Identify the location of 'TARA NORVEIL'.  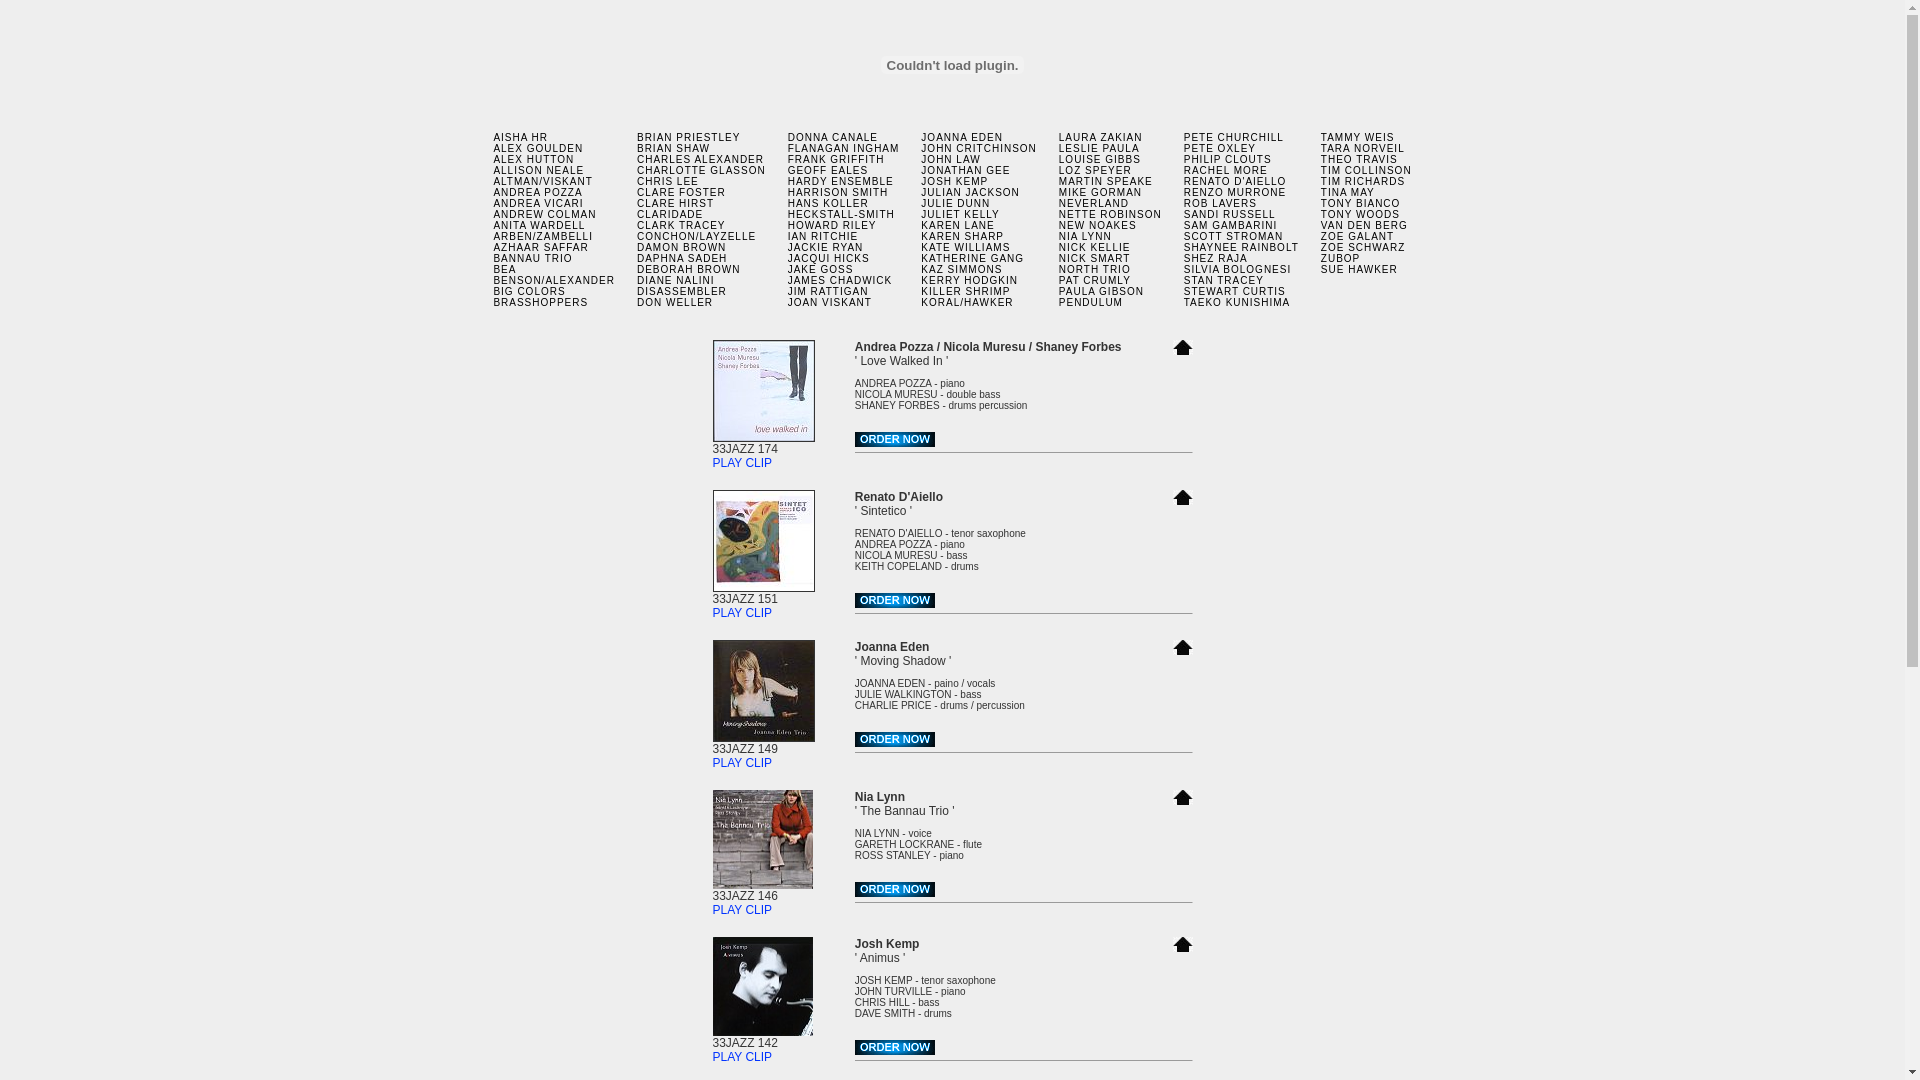
(1362, 147).